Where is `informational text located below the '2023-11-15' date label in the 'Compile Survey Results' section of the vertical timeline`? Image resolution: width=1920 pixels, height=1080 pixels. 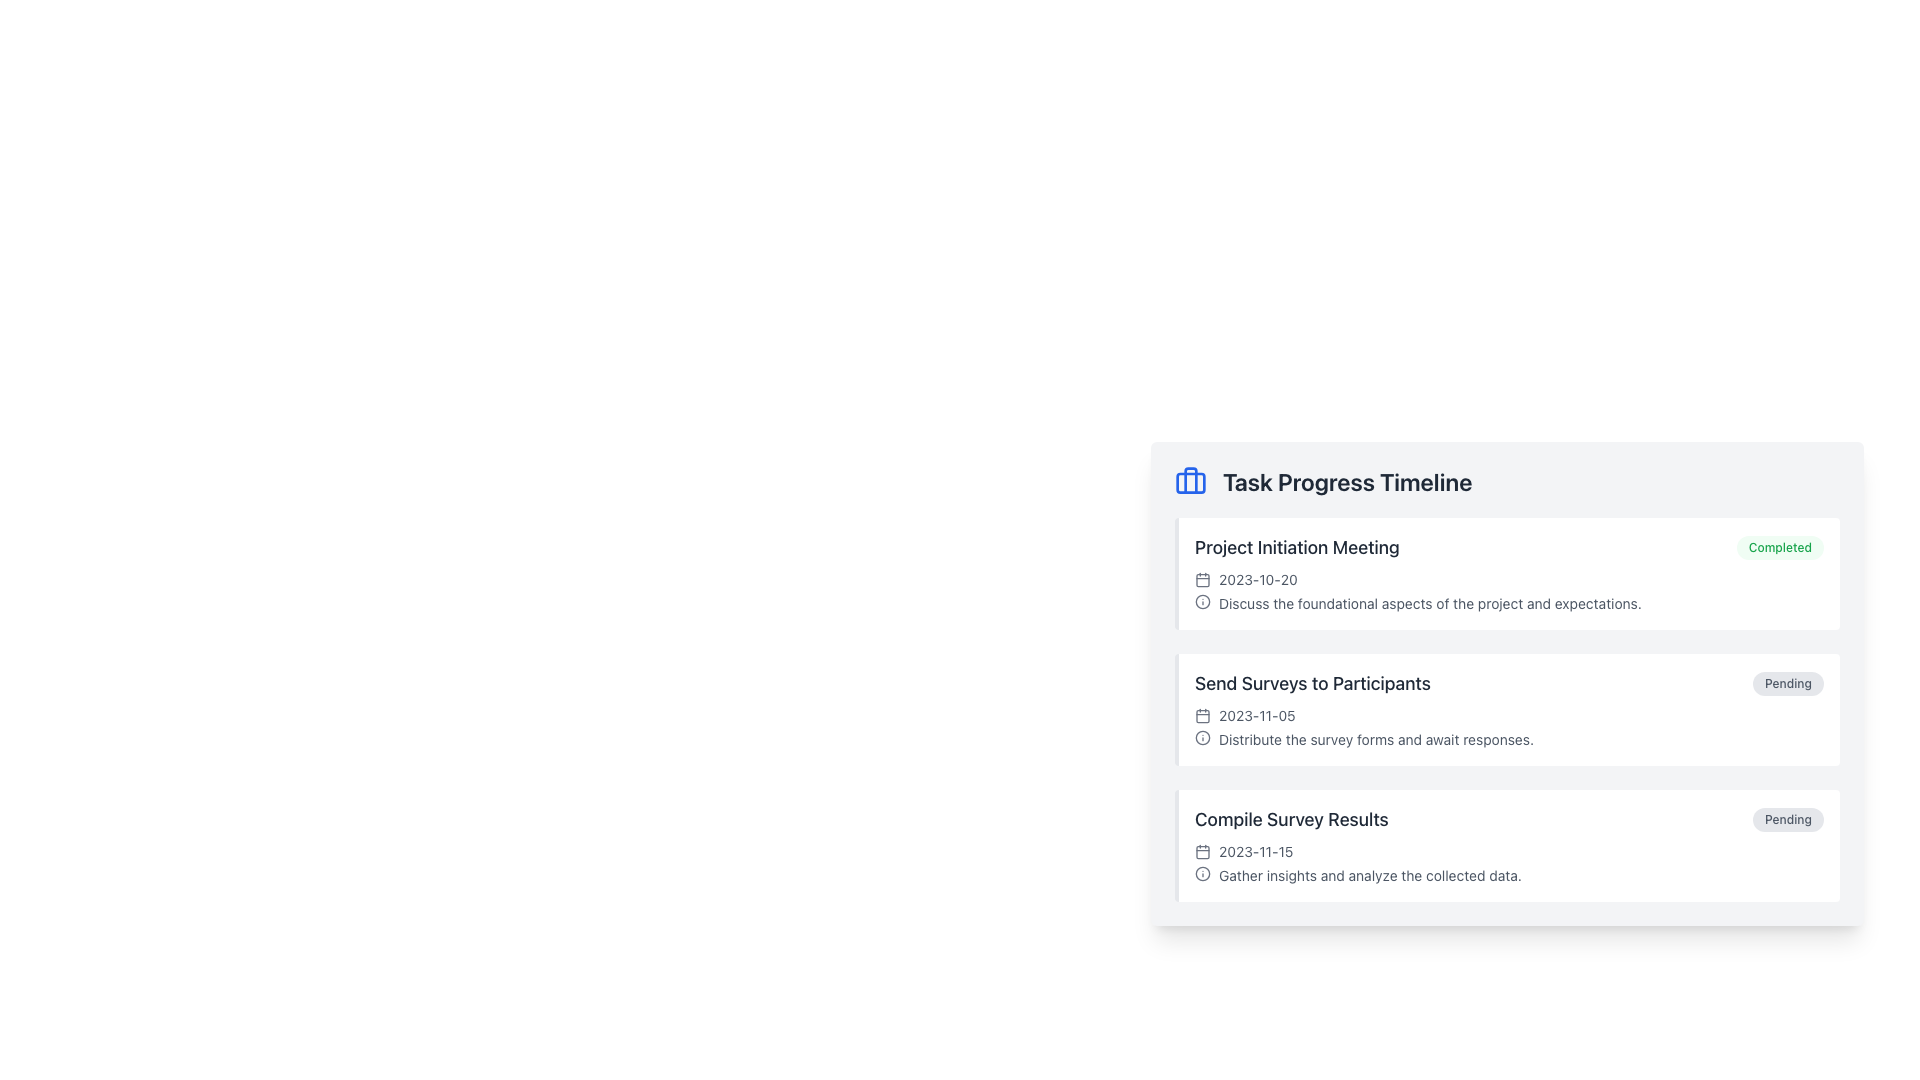 informational text located below the '2023-11-15' date label in the 'Compile Survey Results' section of the vertical timeline is located at coordinates (1509, 874).